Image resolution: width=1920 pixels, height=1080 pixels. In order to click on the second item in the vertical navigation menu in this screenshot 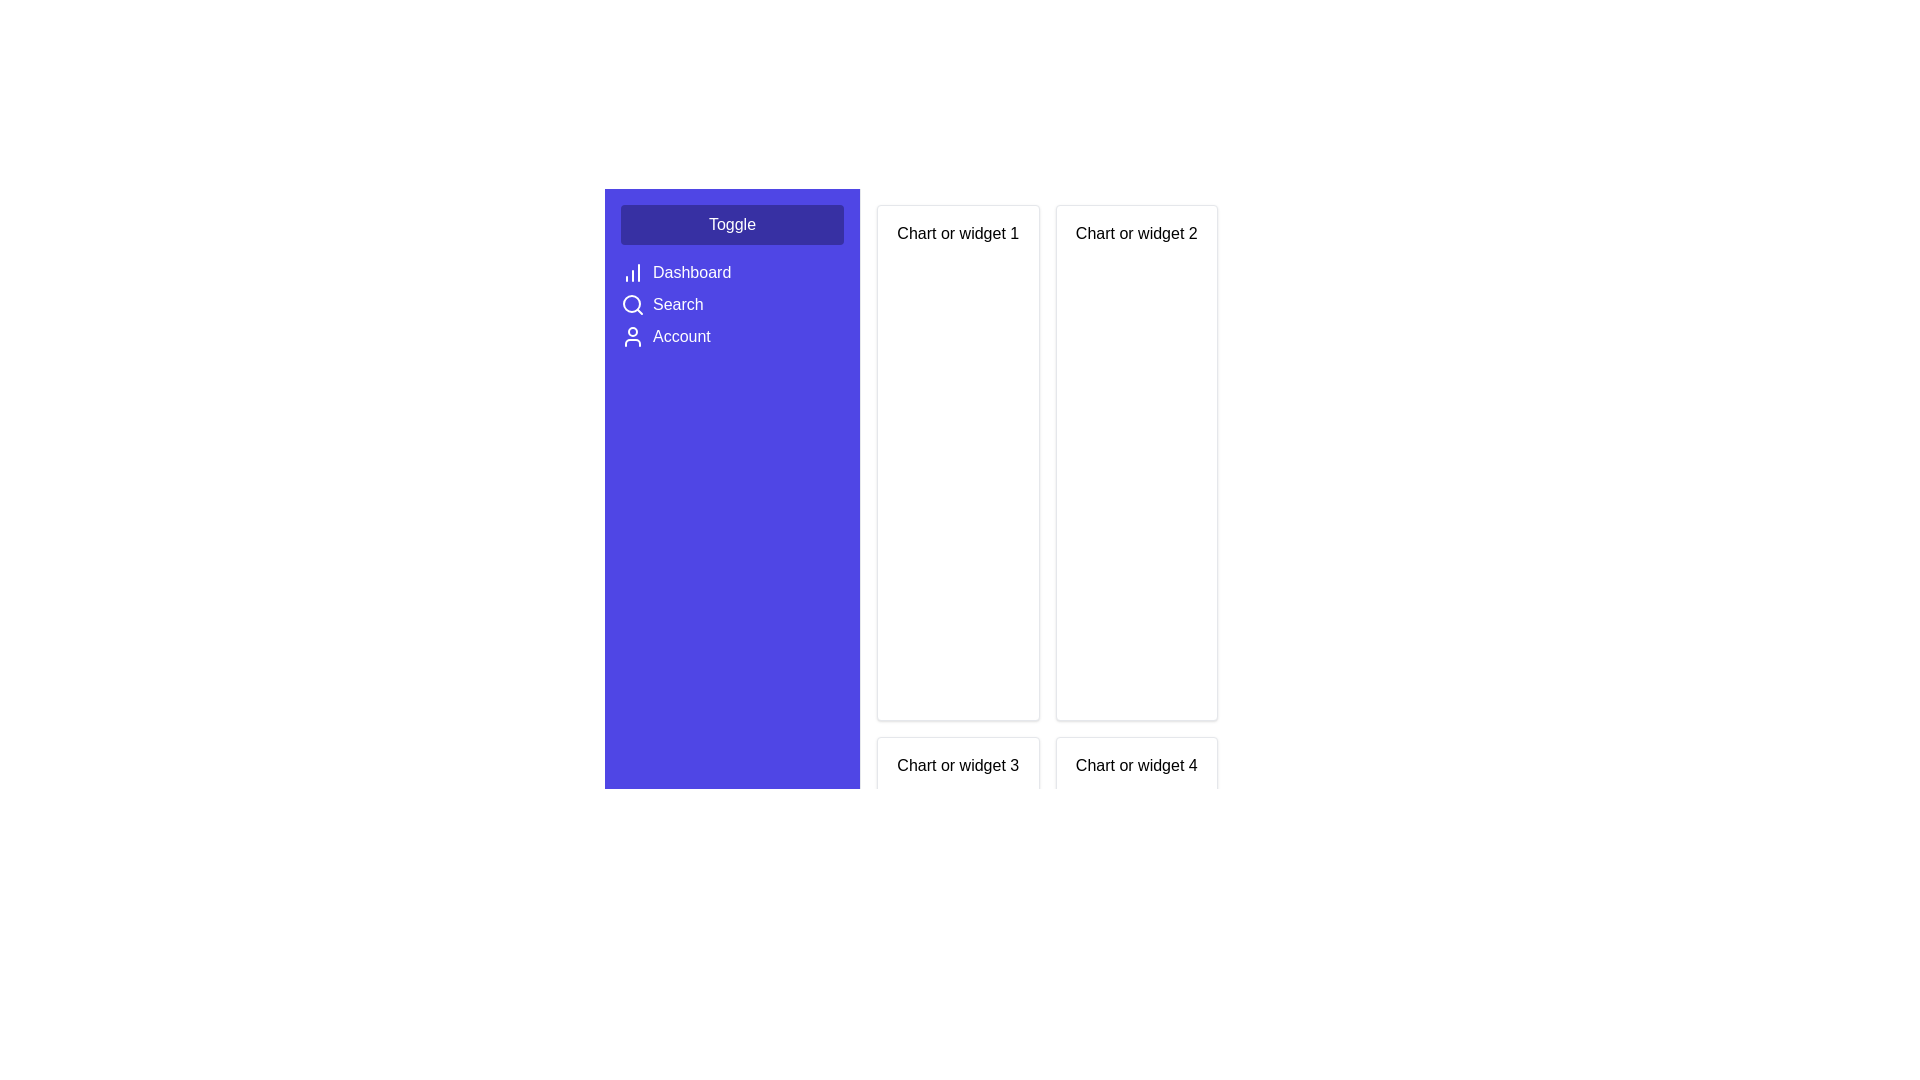, I will do `click(731, 308)`.